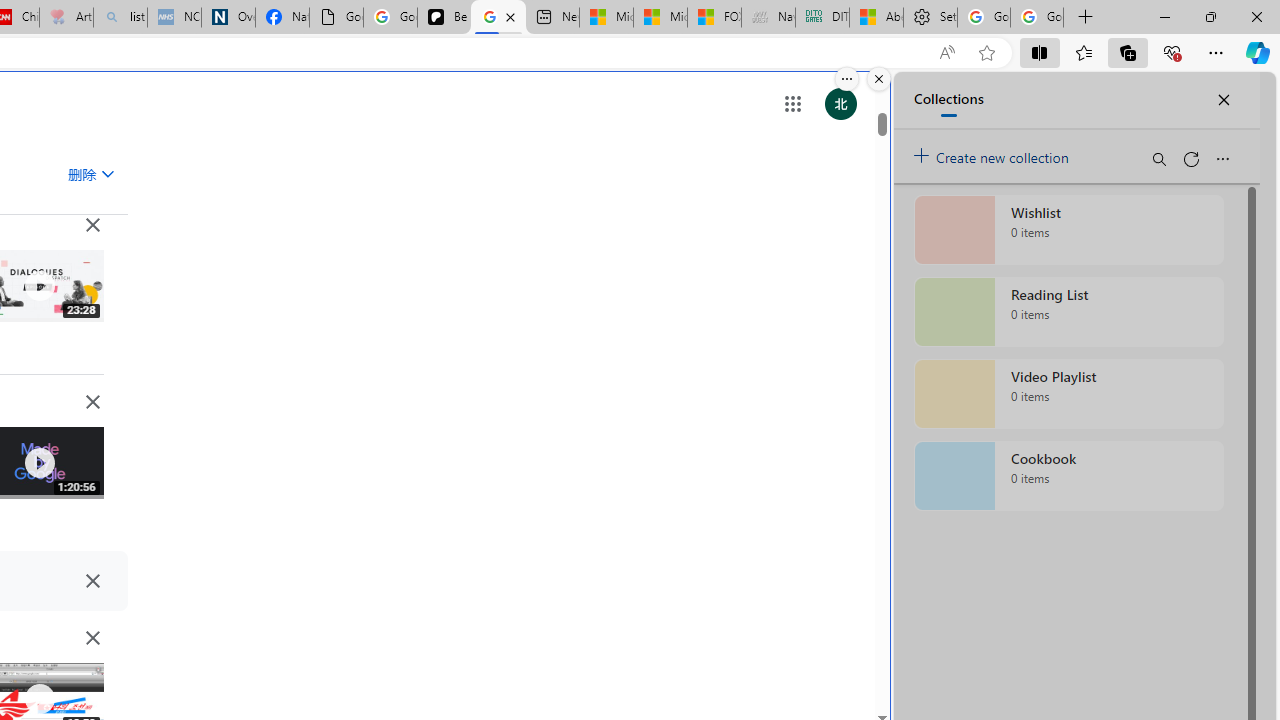  What do you see at coordinates (336, 17) in the screenshot?
I see `'Google Analytics Opt-out Browser Add-on Download Page'` at bounding box center [336, 17].